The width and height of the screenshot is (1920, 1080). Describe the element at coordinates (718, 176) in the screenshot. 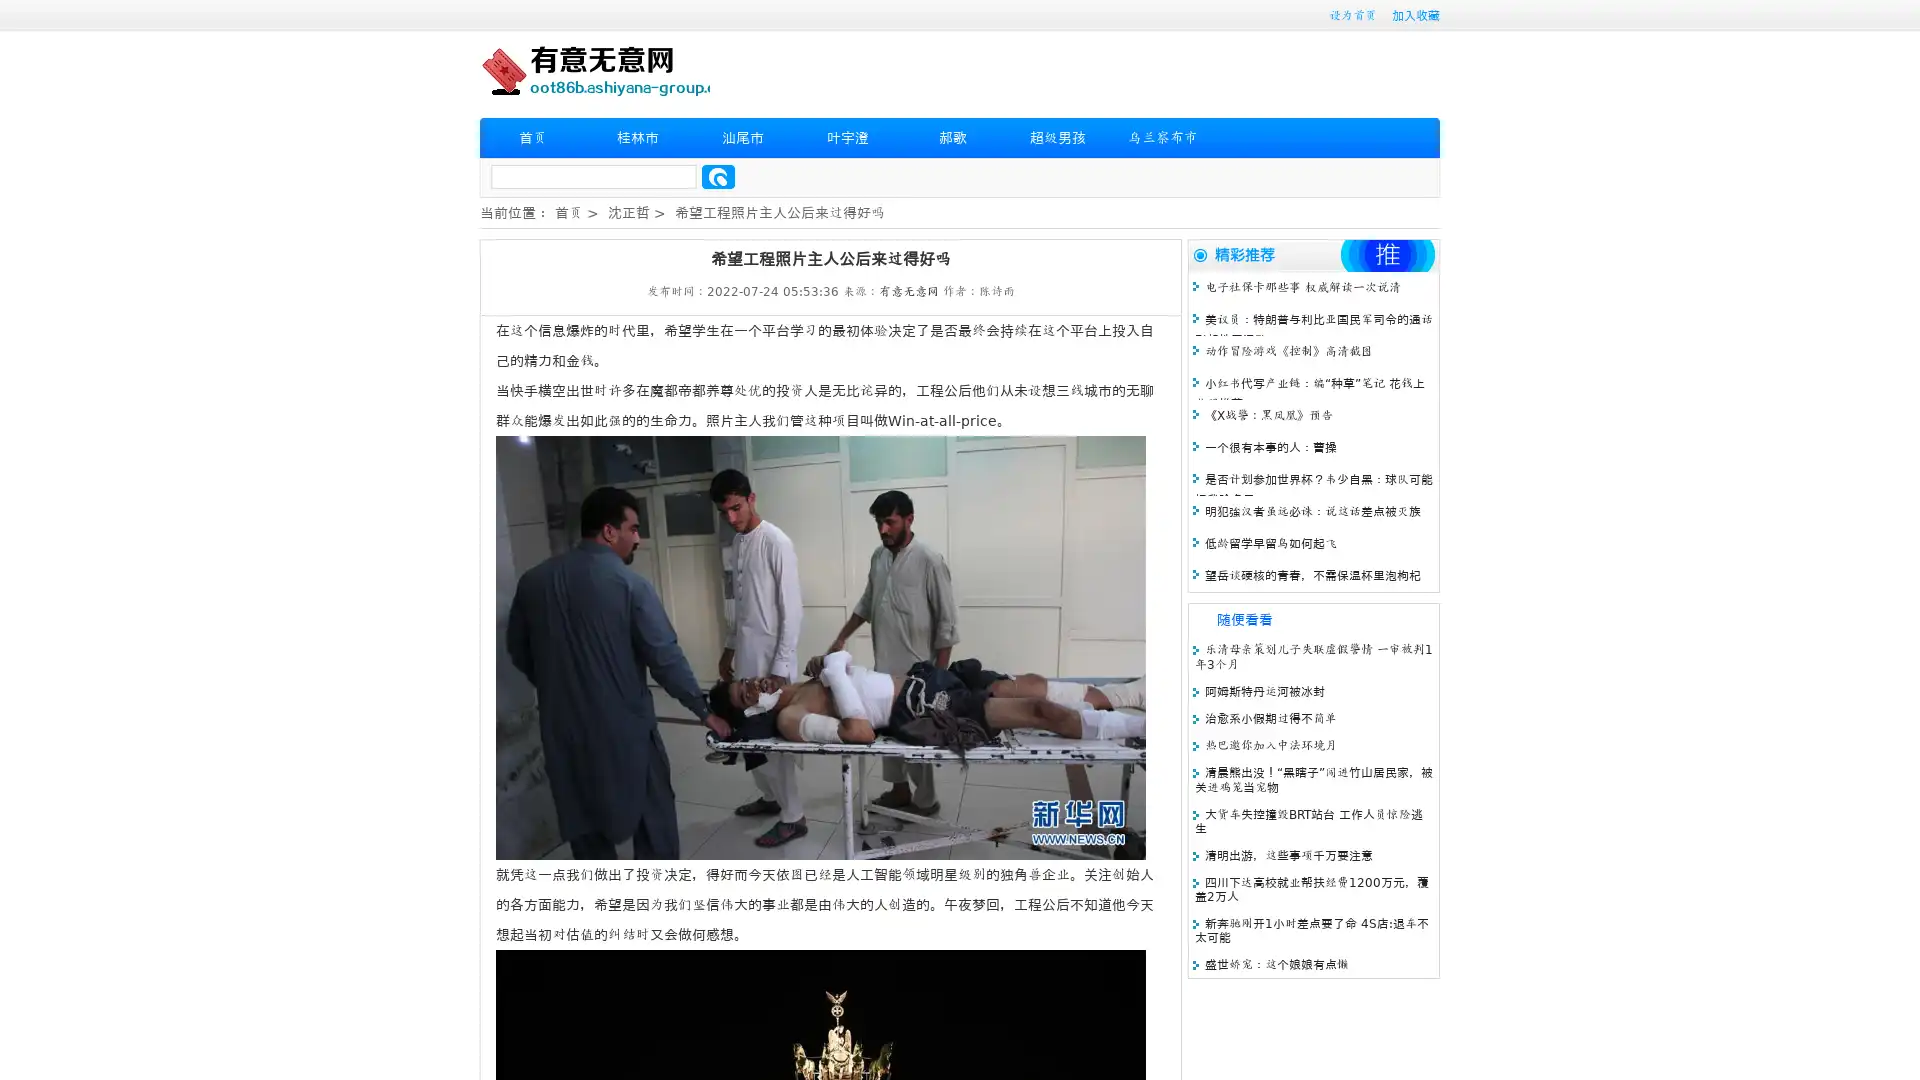

I see `Search` at that location.